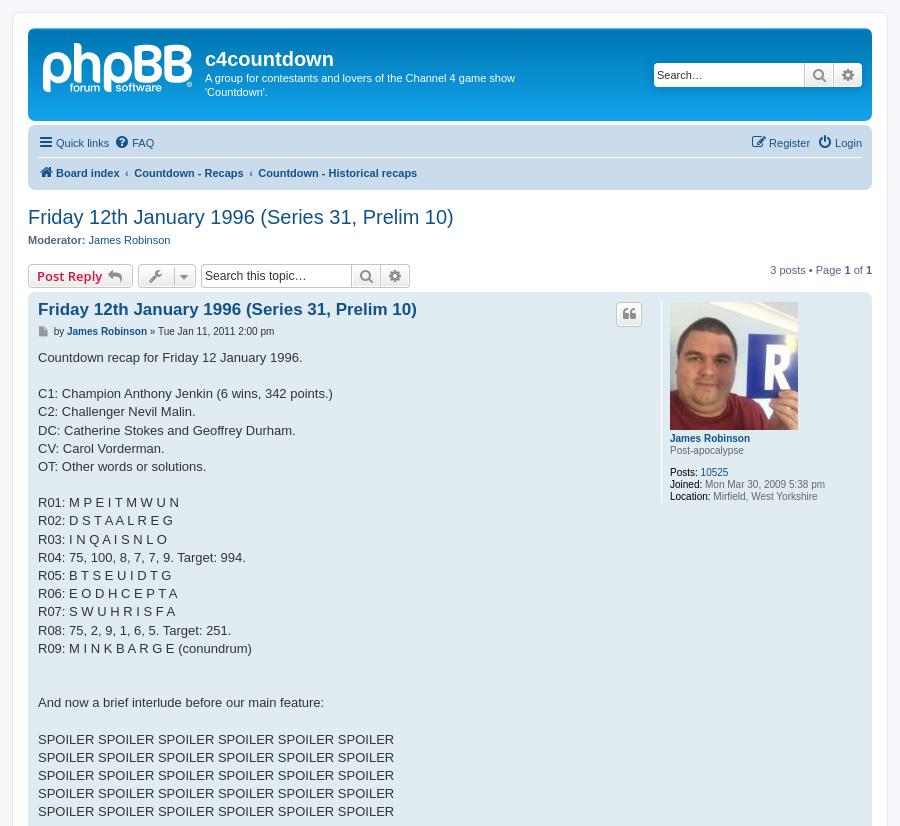 This screenshot has height=826, width=900. Describe the element at coordinates (360, 84) in the screenshot. I see `'A group for contestants and lovers of the Channel 4 game show 'Countdown'.'` at that location.